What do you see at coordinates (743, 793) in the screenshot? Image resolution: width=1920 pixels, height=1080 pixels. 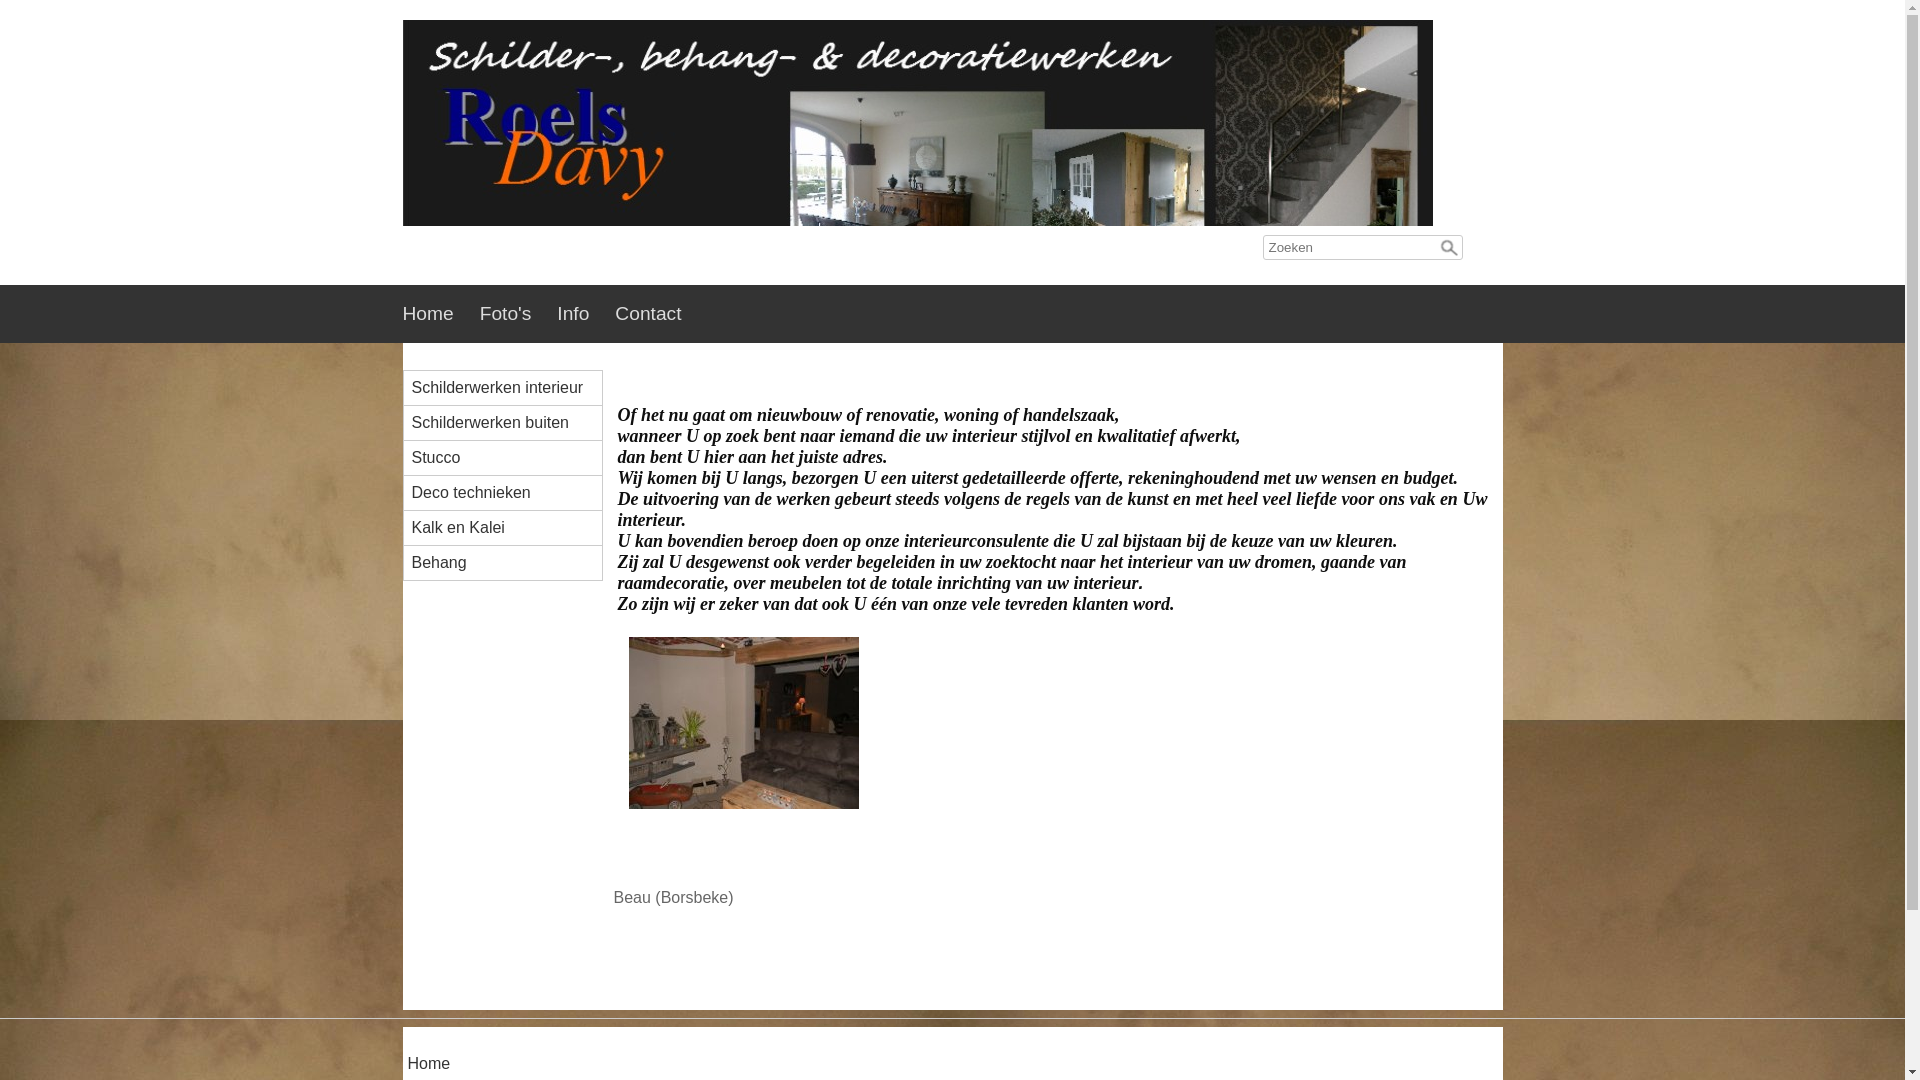 I see `'Beau (Borsbeke)'` at bounding box center [743, 793].